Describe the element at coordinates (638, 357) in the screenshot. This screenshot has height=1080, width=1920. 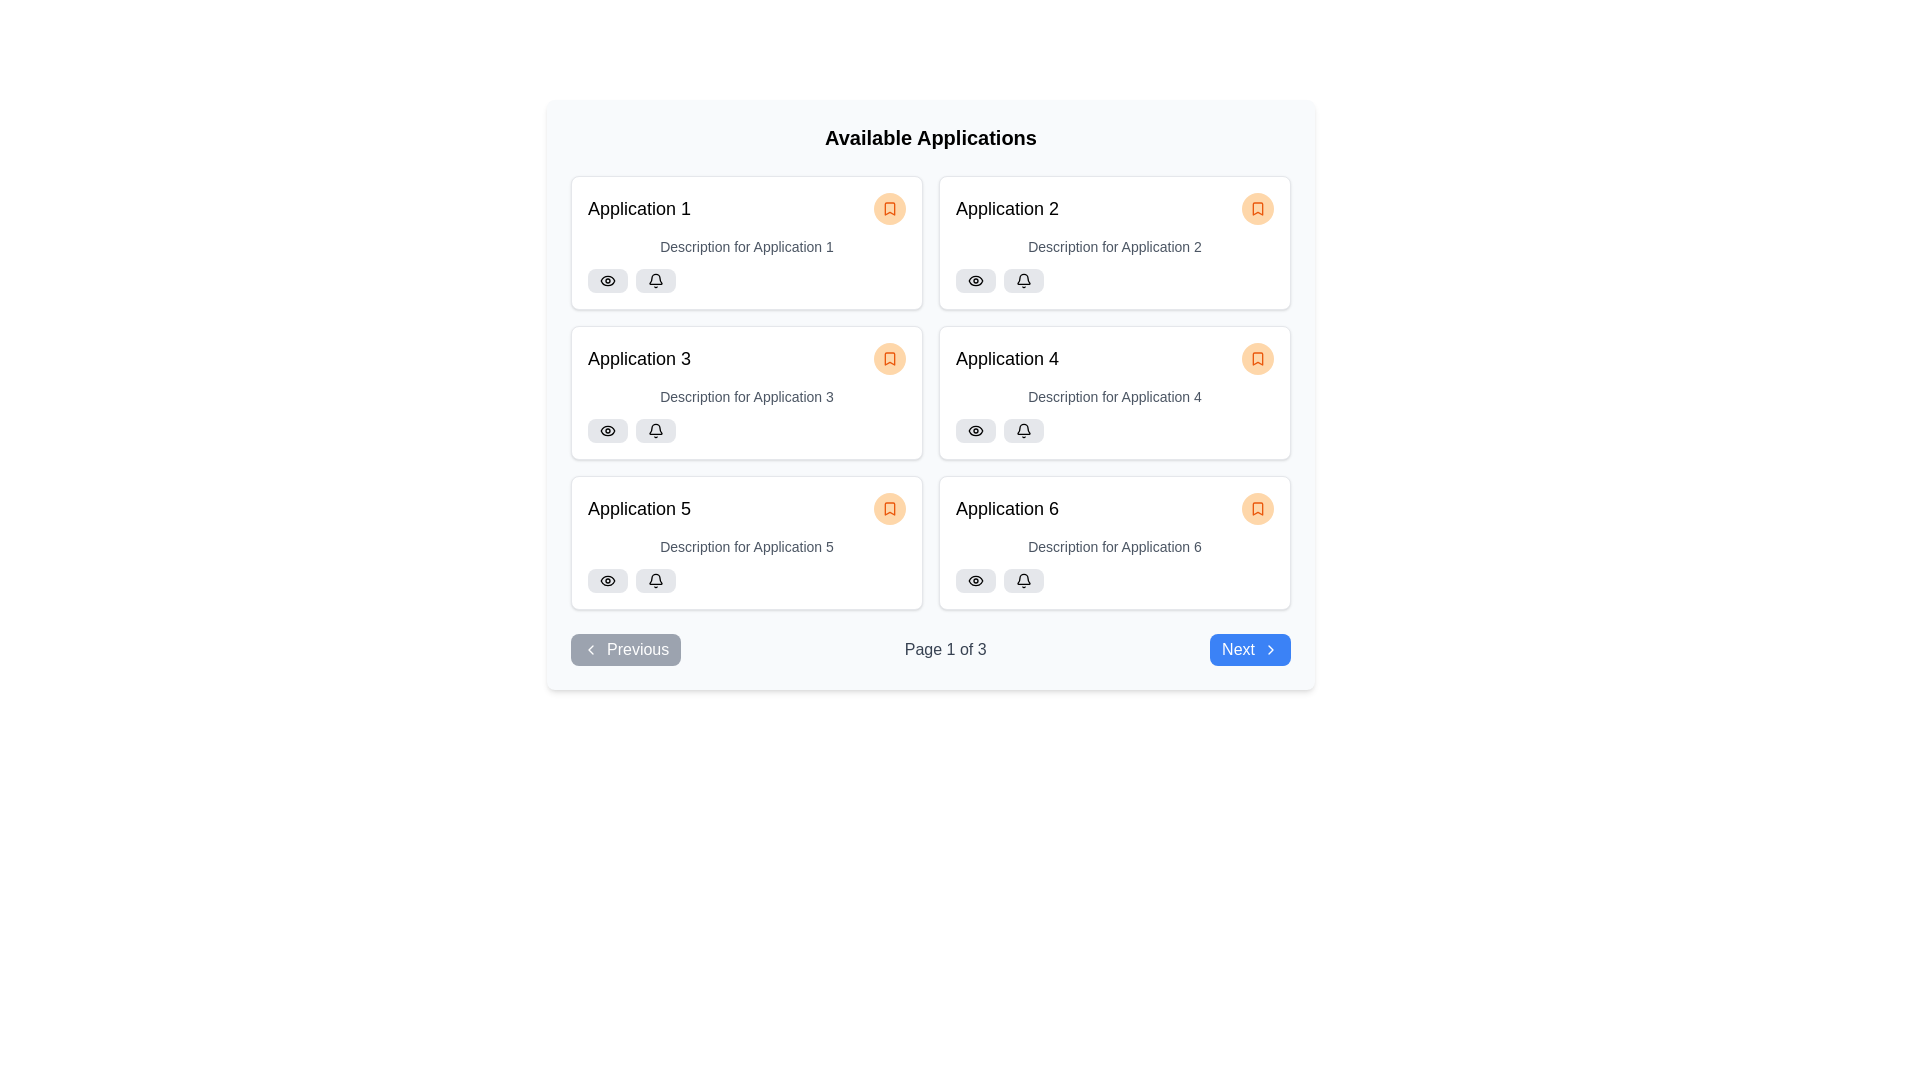
I see `the static text label reading 'Application 3', which is centrally positioned within the third card in the left column of the grid layout` at that location.